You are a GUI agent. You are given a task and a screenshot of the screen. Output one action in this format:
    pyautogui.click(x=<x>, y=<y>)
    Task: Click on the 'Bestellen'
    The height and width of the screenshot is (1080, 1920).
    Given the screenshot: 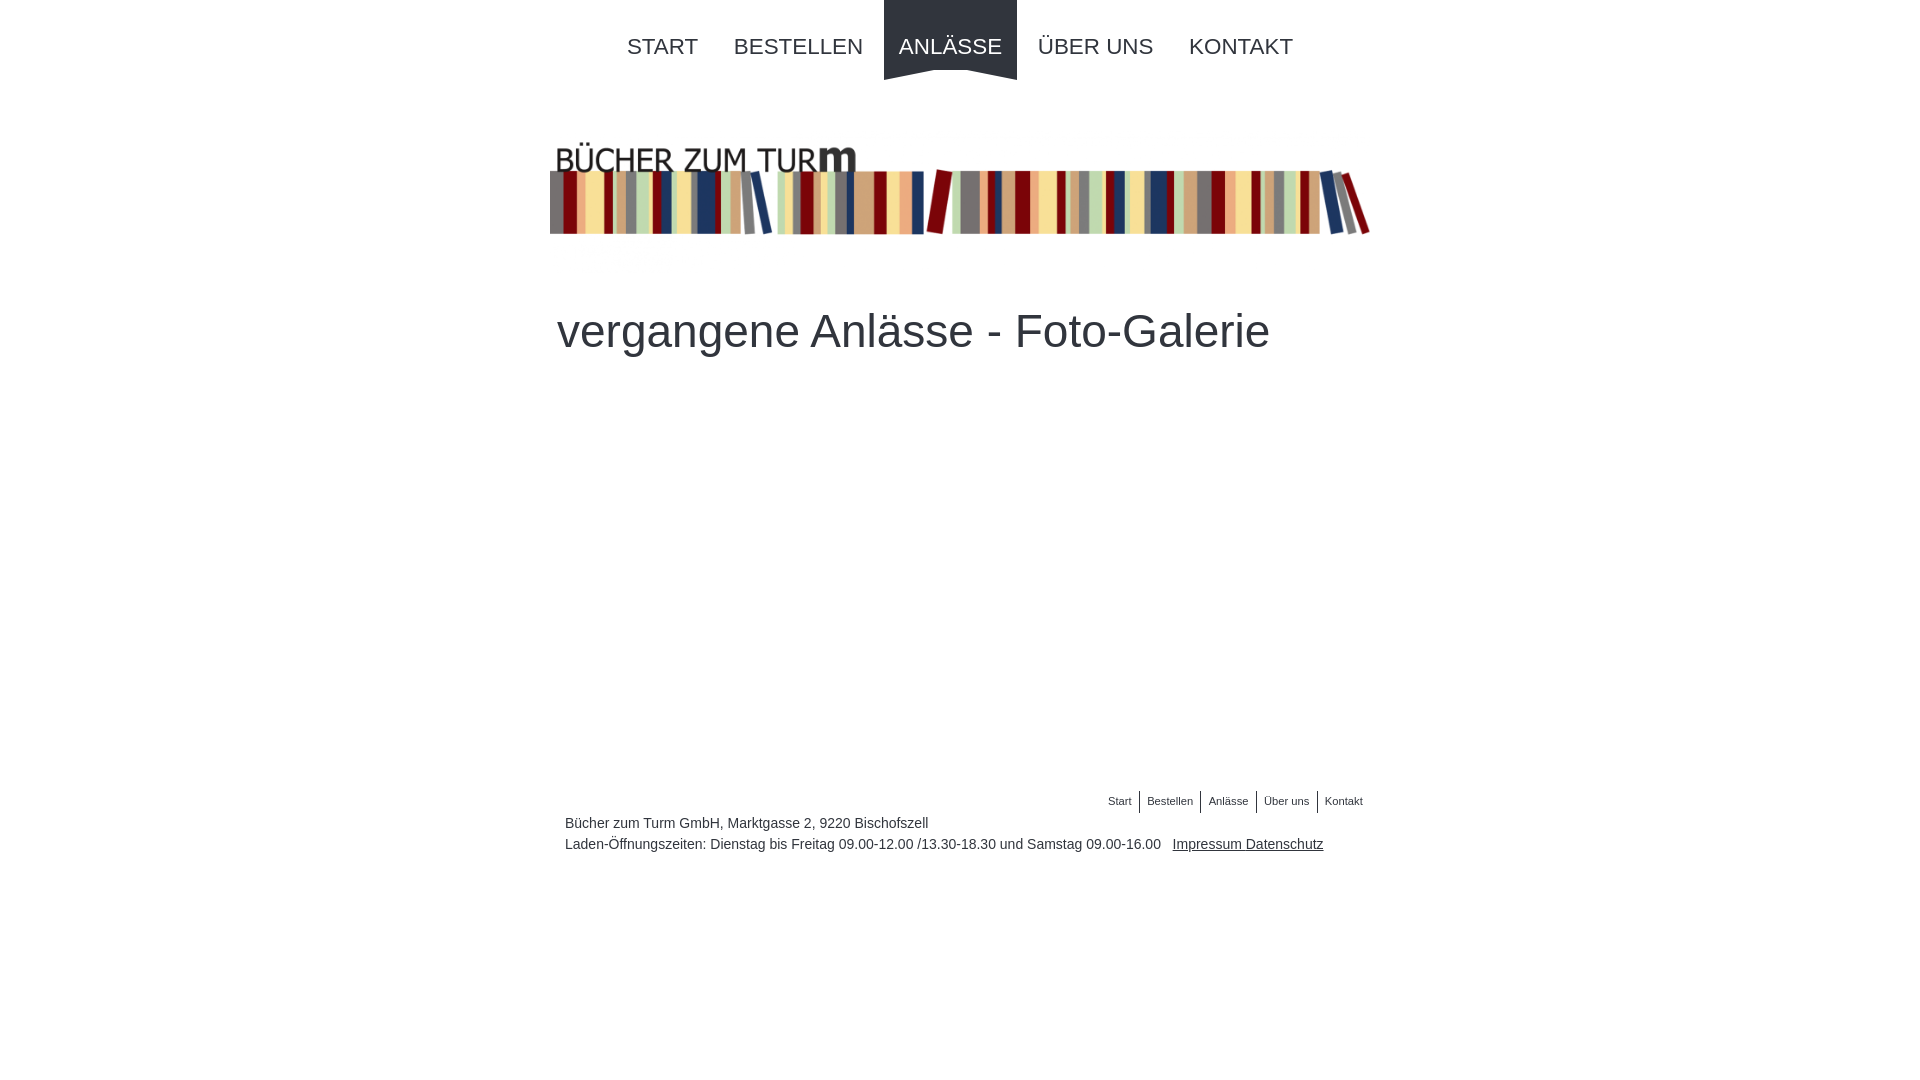 What is the action you would take?
    pyautogui.click(x=1170, y=800)
    